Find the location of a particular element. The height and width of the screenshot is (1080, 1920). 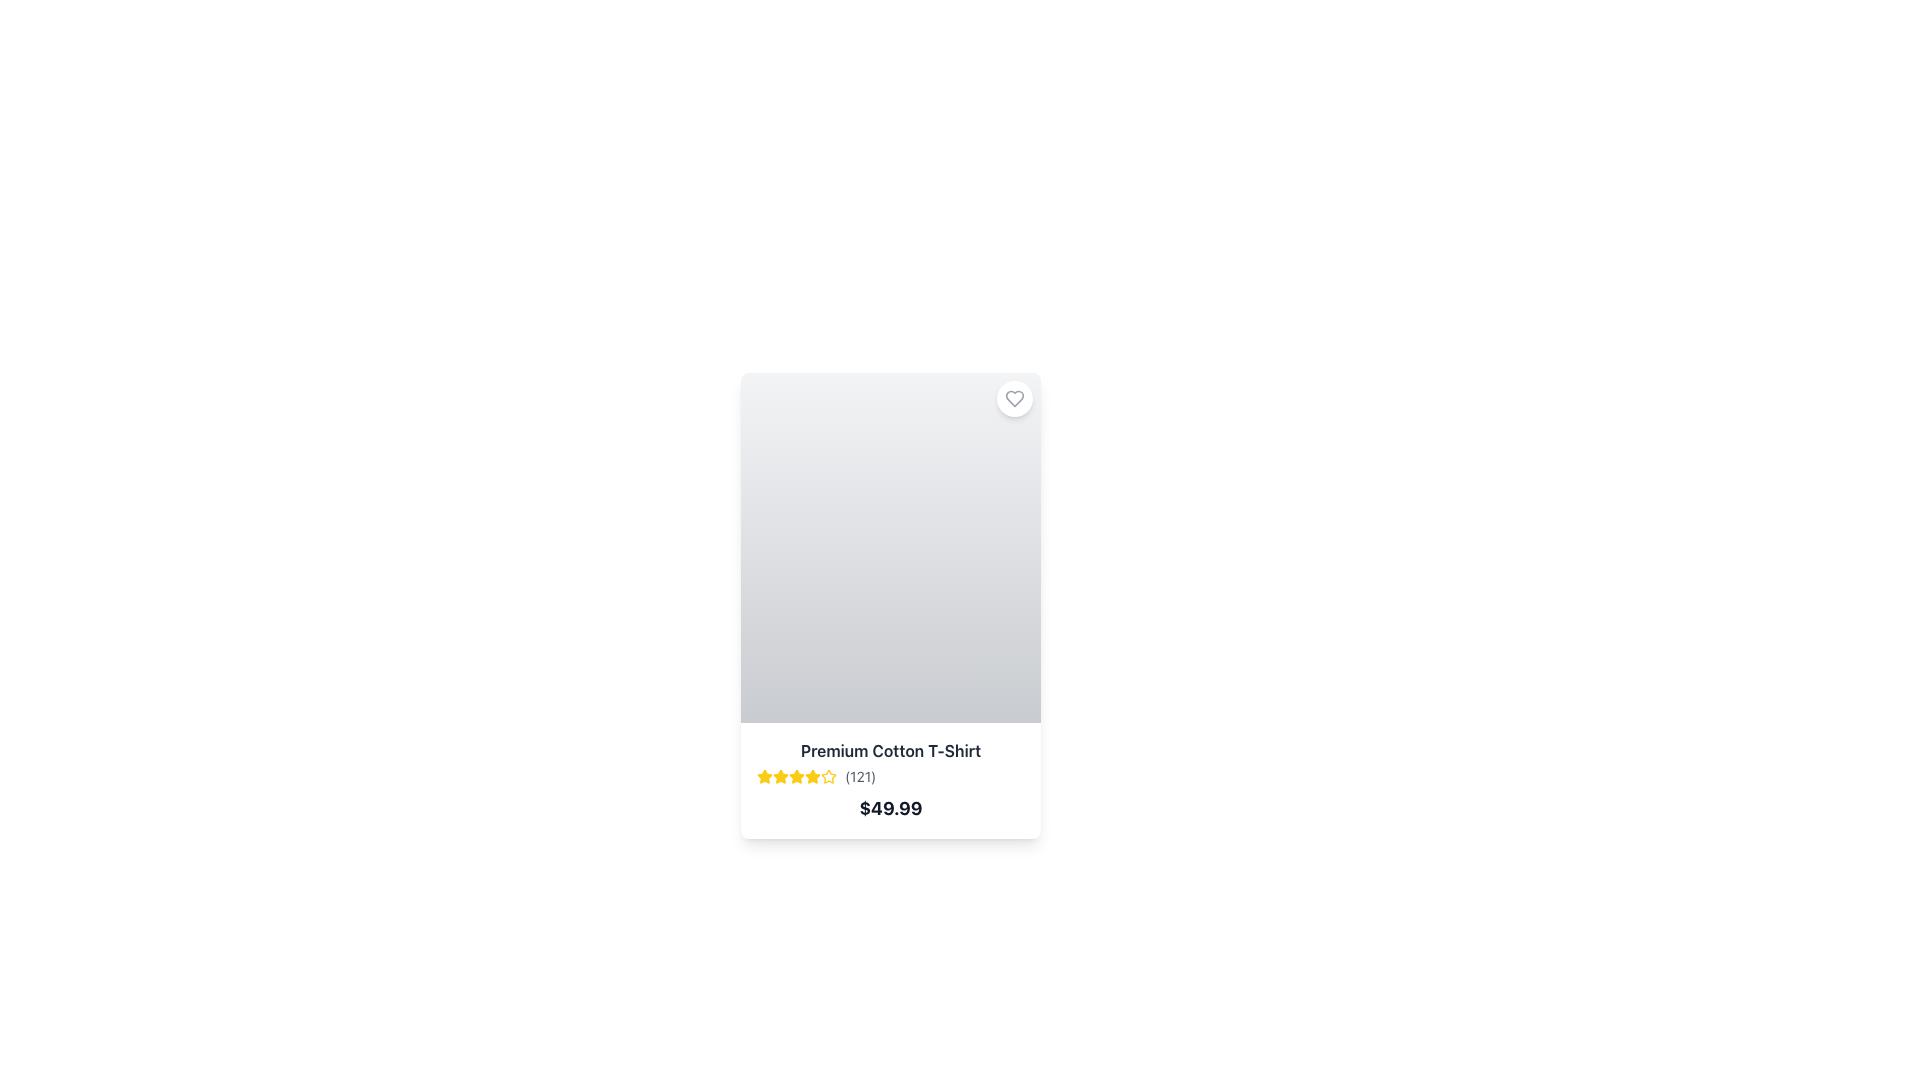

the third star icon in the rating widget for the 'Premium Cotton T-Shirt' product, which visually represents the third level of user rating is located at coordinates (780, 775).